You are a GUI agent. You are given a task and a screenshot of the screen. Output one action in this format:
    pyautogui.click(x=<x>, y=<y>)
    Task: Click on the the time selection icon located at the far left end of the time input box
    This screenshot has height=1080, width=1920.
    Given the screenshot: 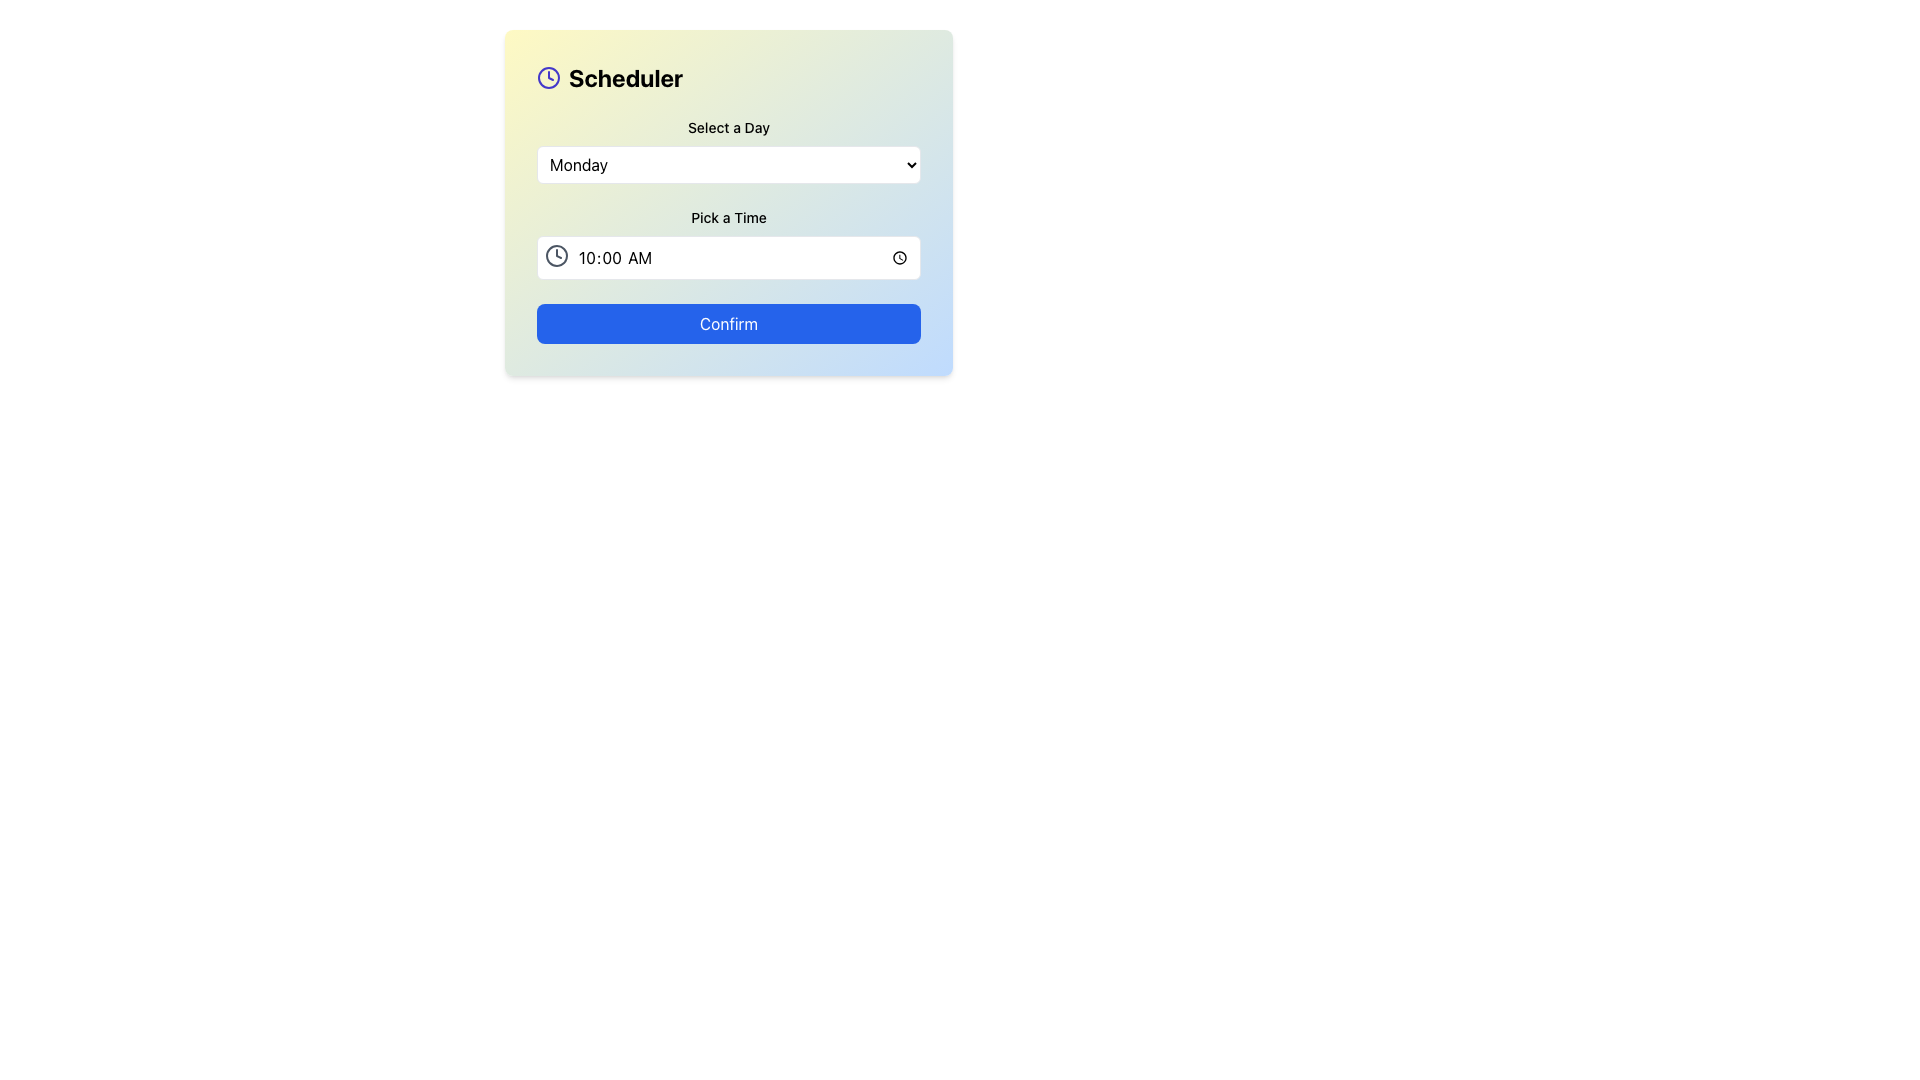 What is the action you would take?
    pyautogui.click(x=556, y=254)
    